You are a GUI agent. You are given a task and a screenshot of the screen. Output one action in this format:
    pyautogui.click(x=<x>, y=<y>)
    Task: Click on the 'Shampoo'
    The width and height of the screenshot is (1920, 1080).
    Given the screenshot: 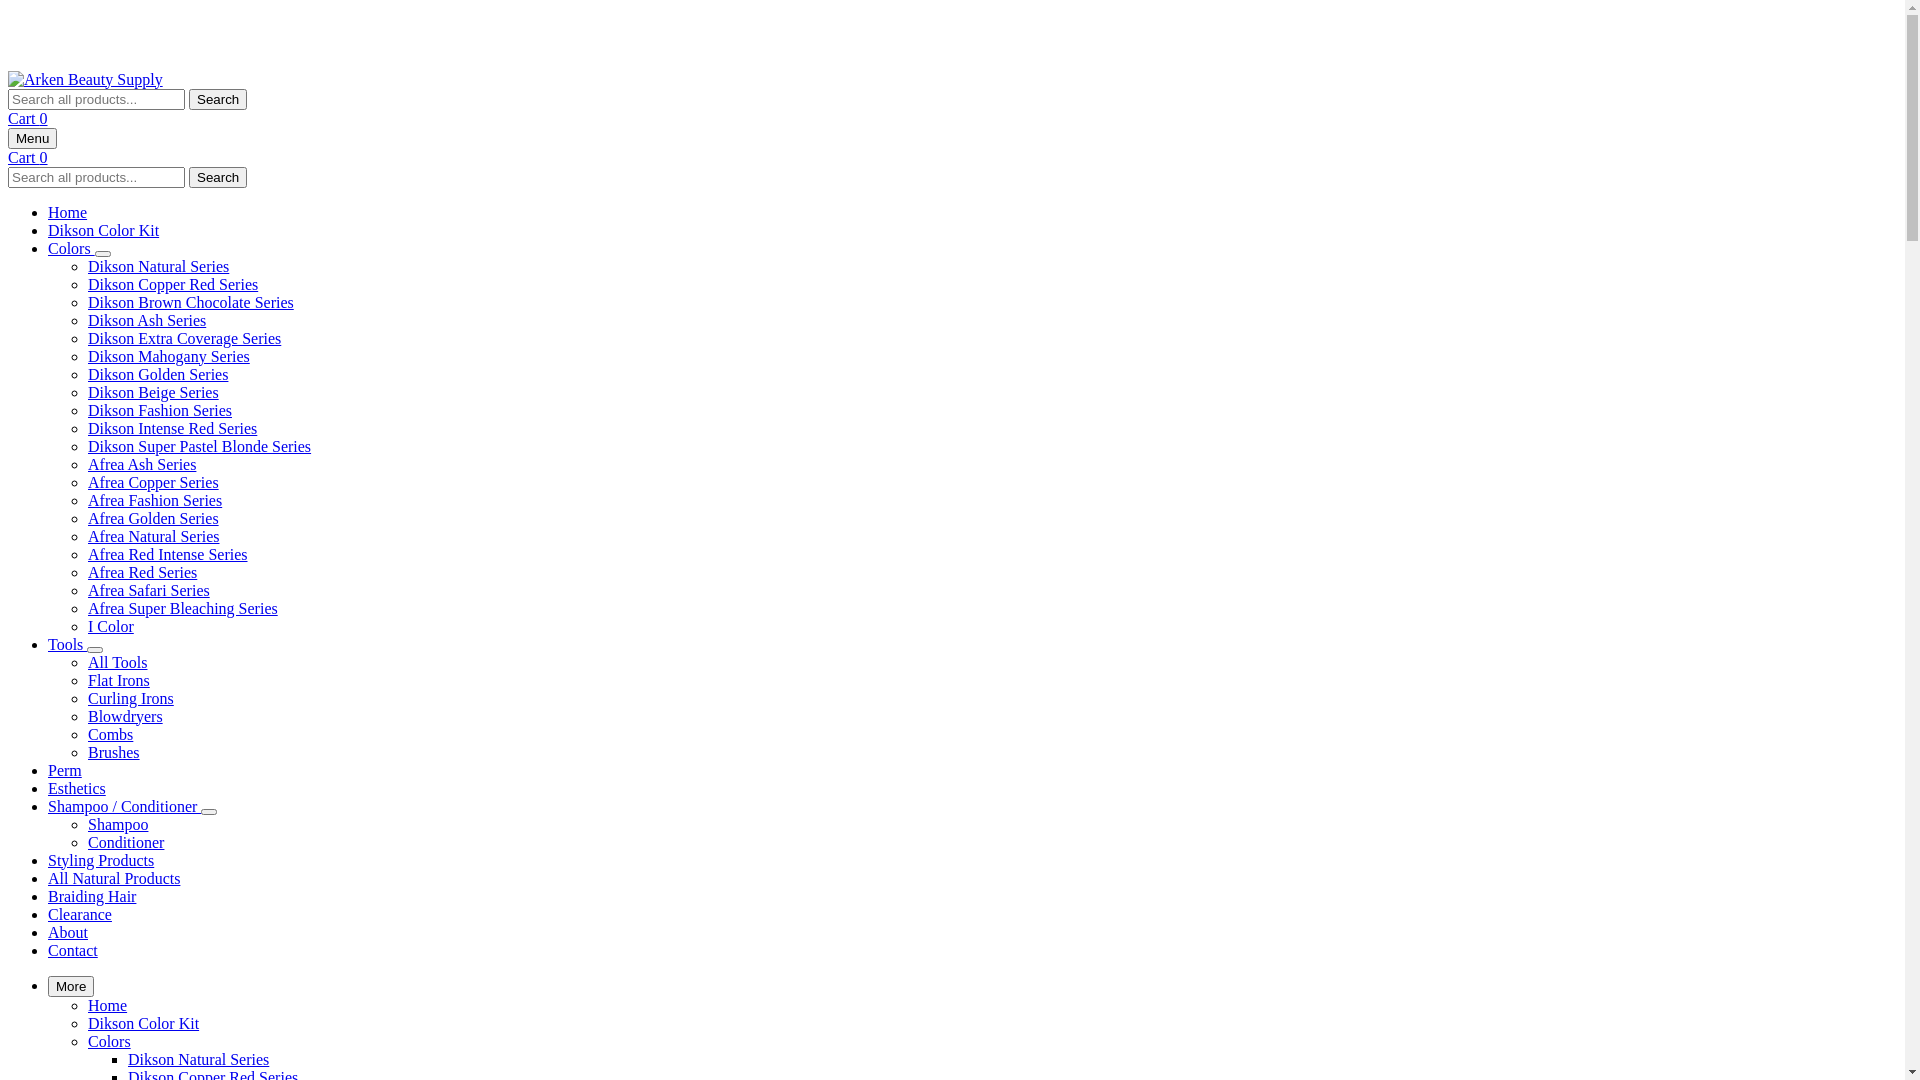 What is the action you would take?
    pyautogui.click(x=117, y=824)
    